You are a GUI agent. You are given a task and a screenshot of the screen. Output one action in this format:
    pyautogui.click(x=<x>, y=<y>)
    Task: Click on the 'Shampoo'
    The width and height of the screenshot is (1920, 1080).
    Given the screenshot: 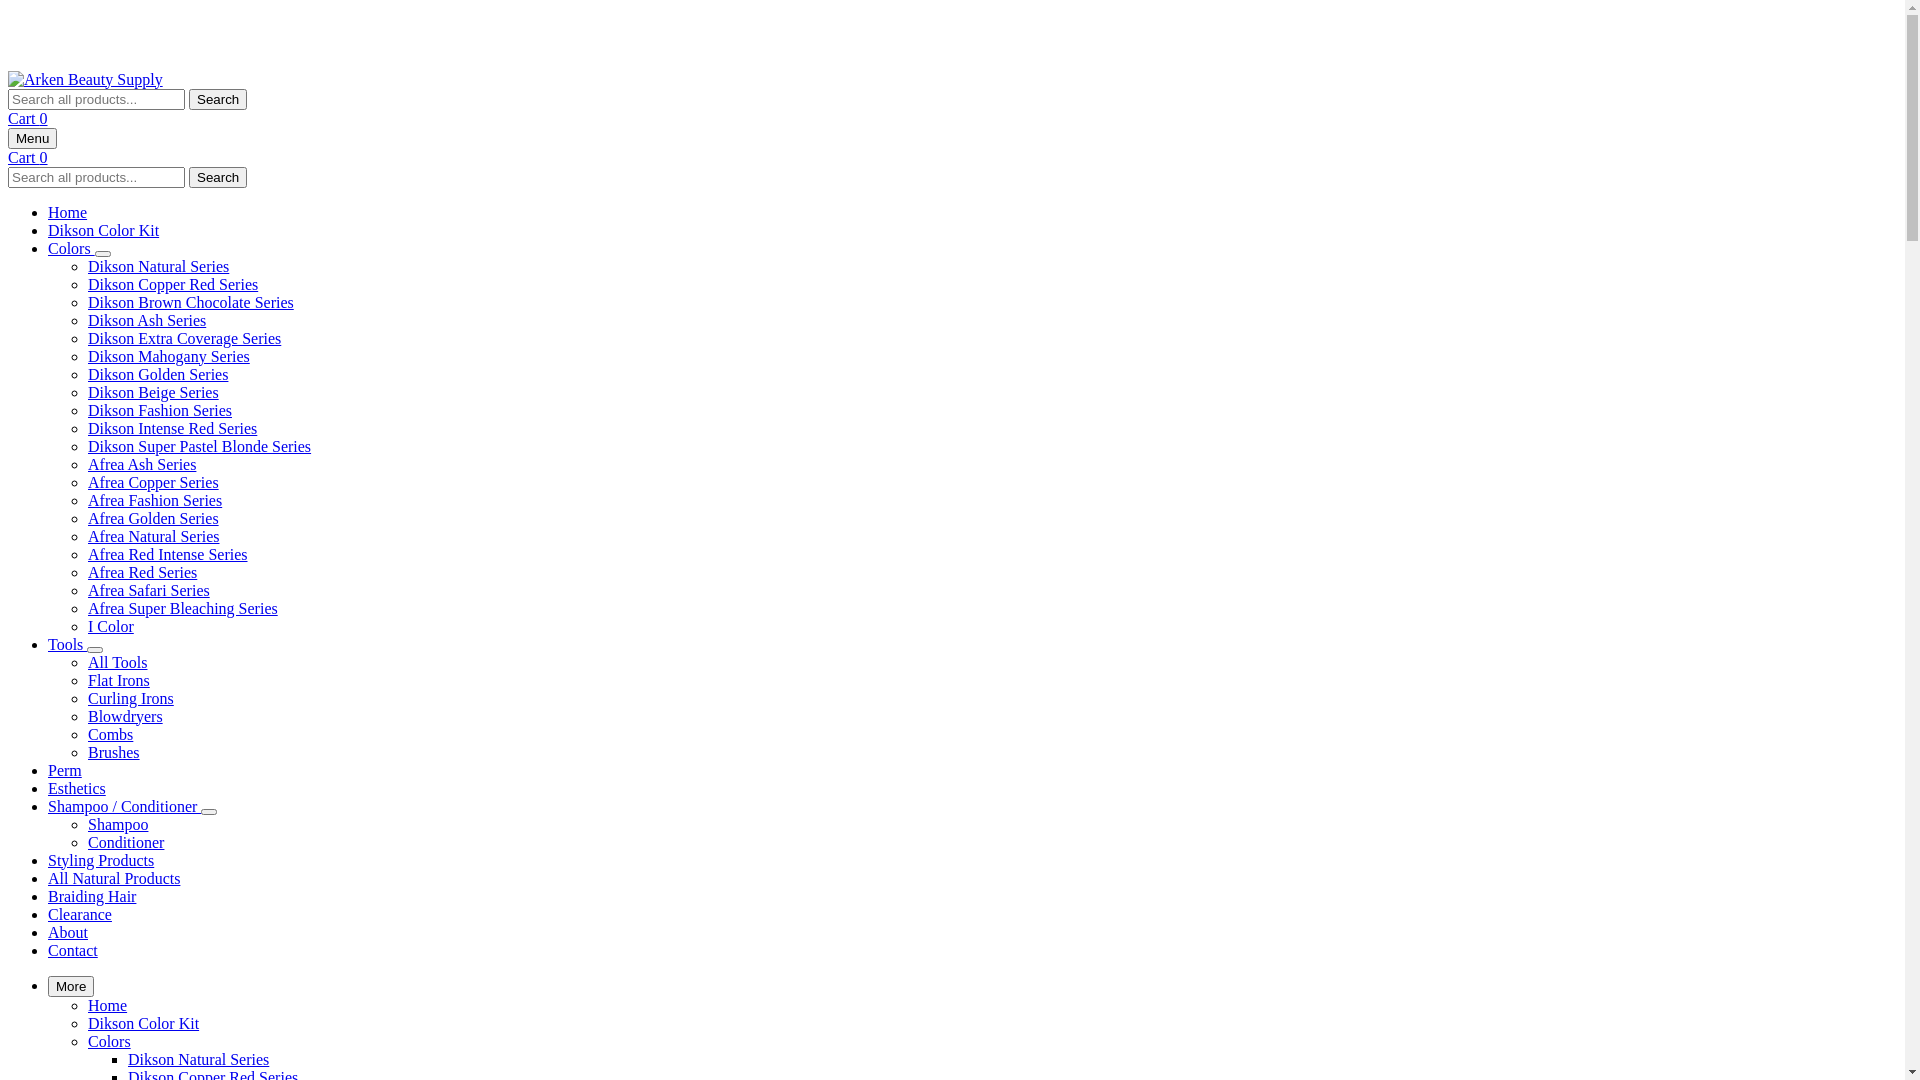 What is the action you would take?
    pyautogui.click(x=117, y=824)
    